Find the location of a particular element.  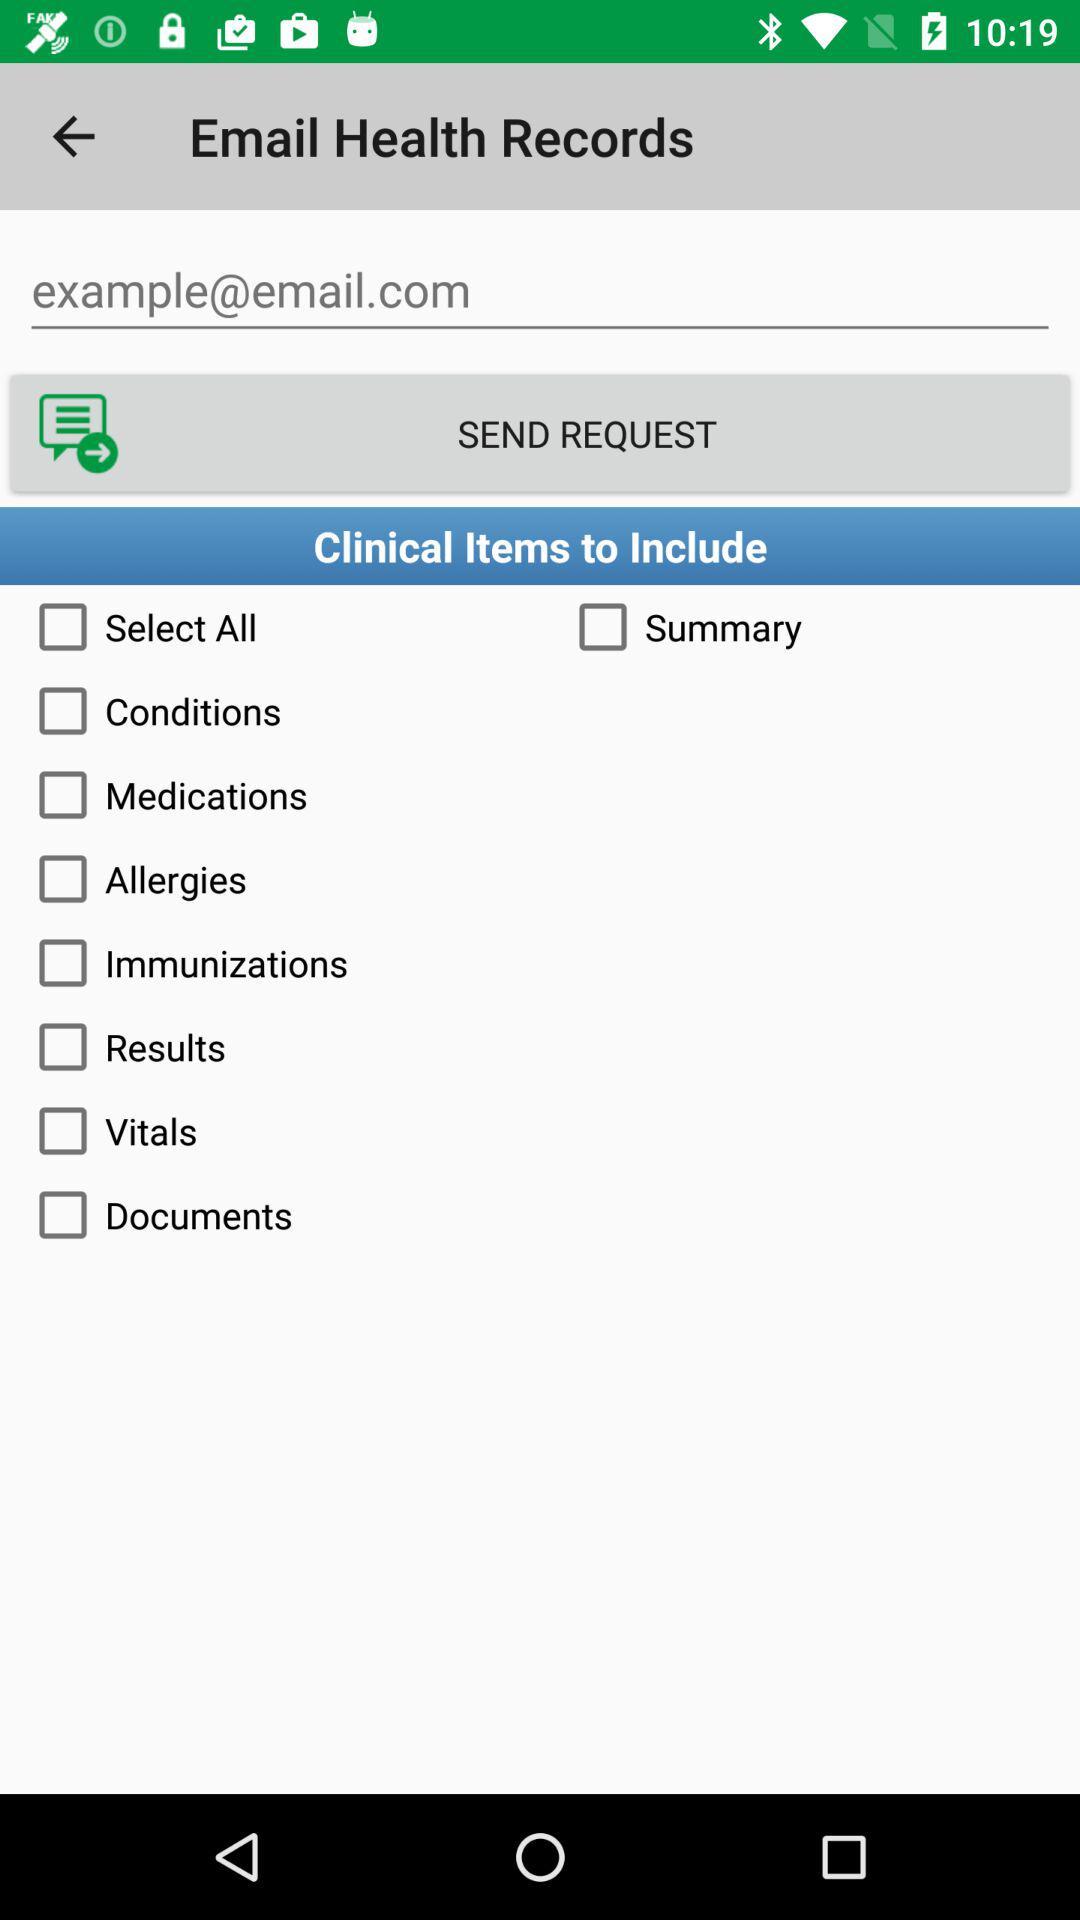

your email address is located at coordinates (540, 289).